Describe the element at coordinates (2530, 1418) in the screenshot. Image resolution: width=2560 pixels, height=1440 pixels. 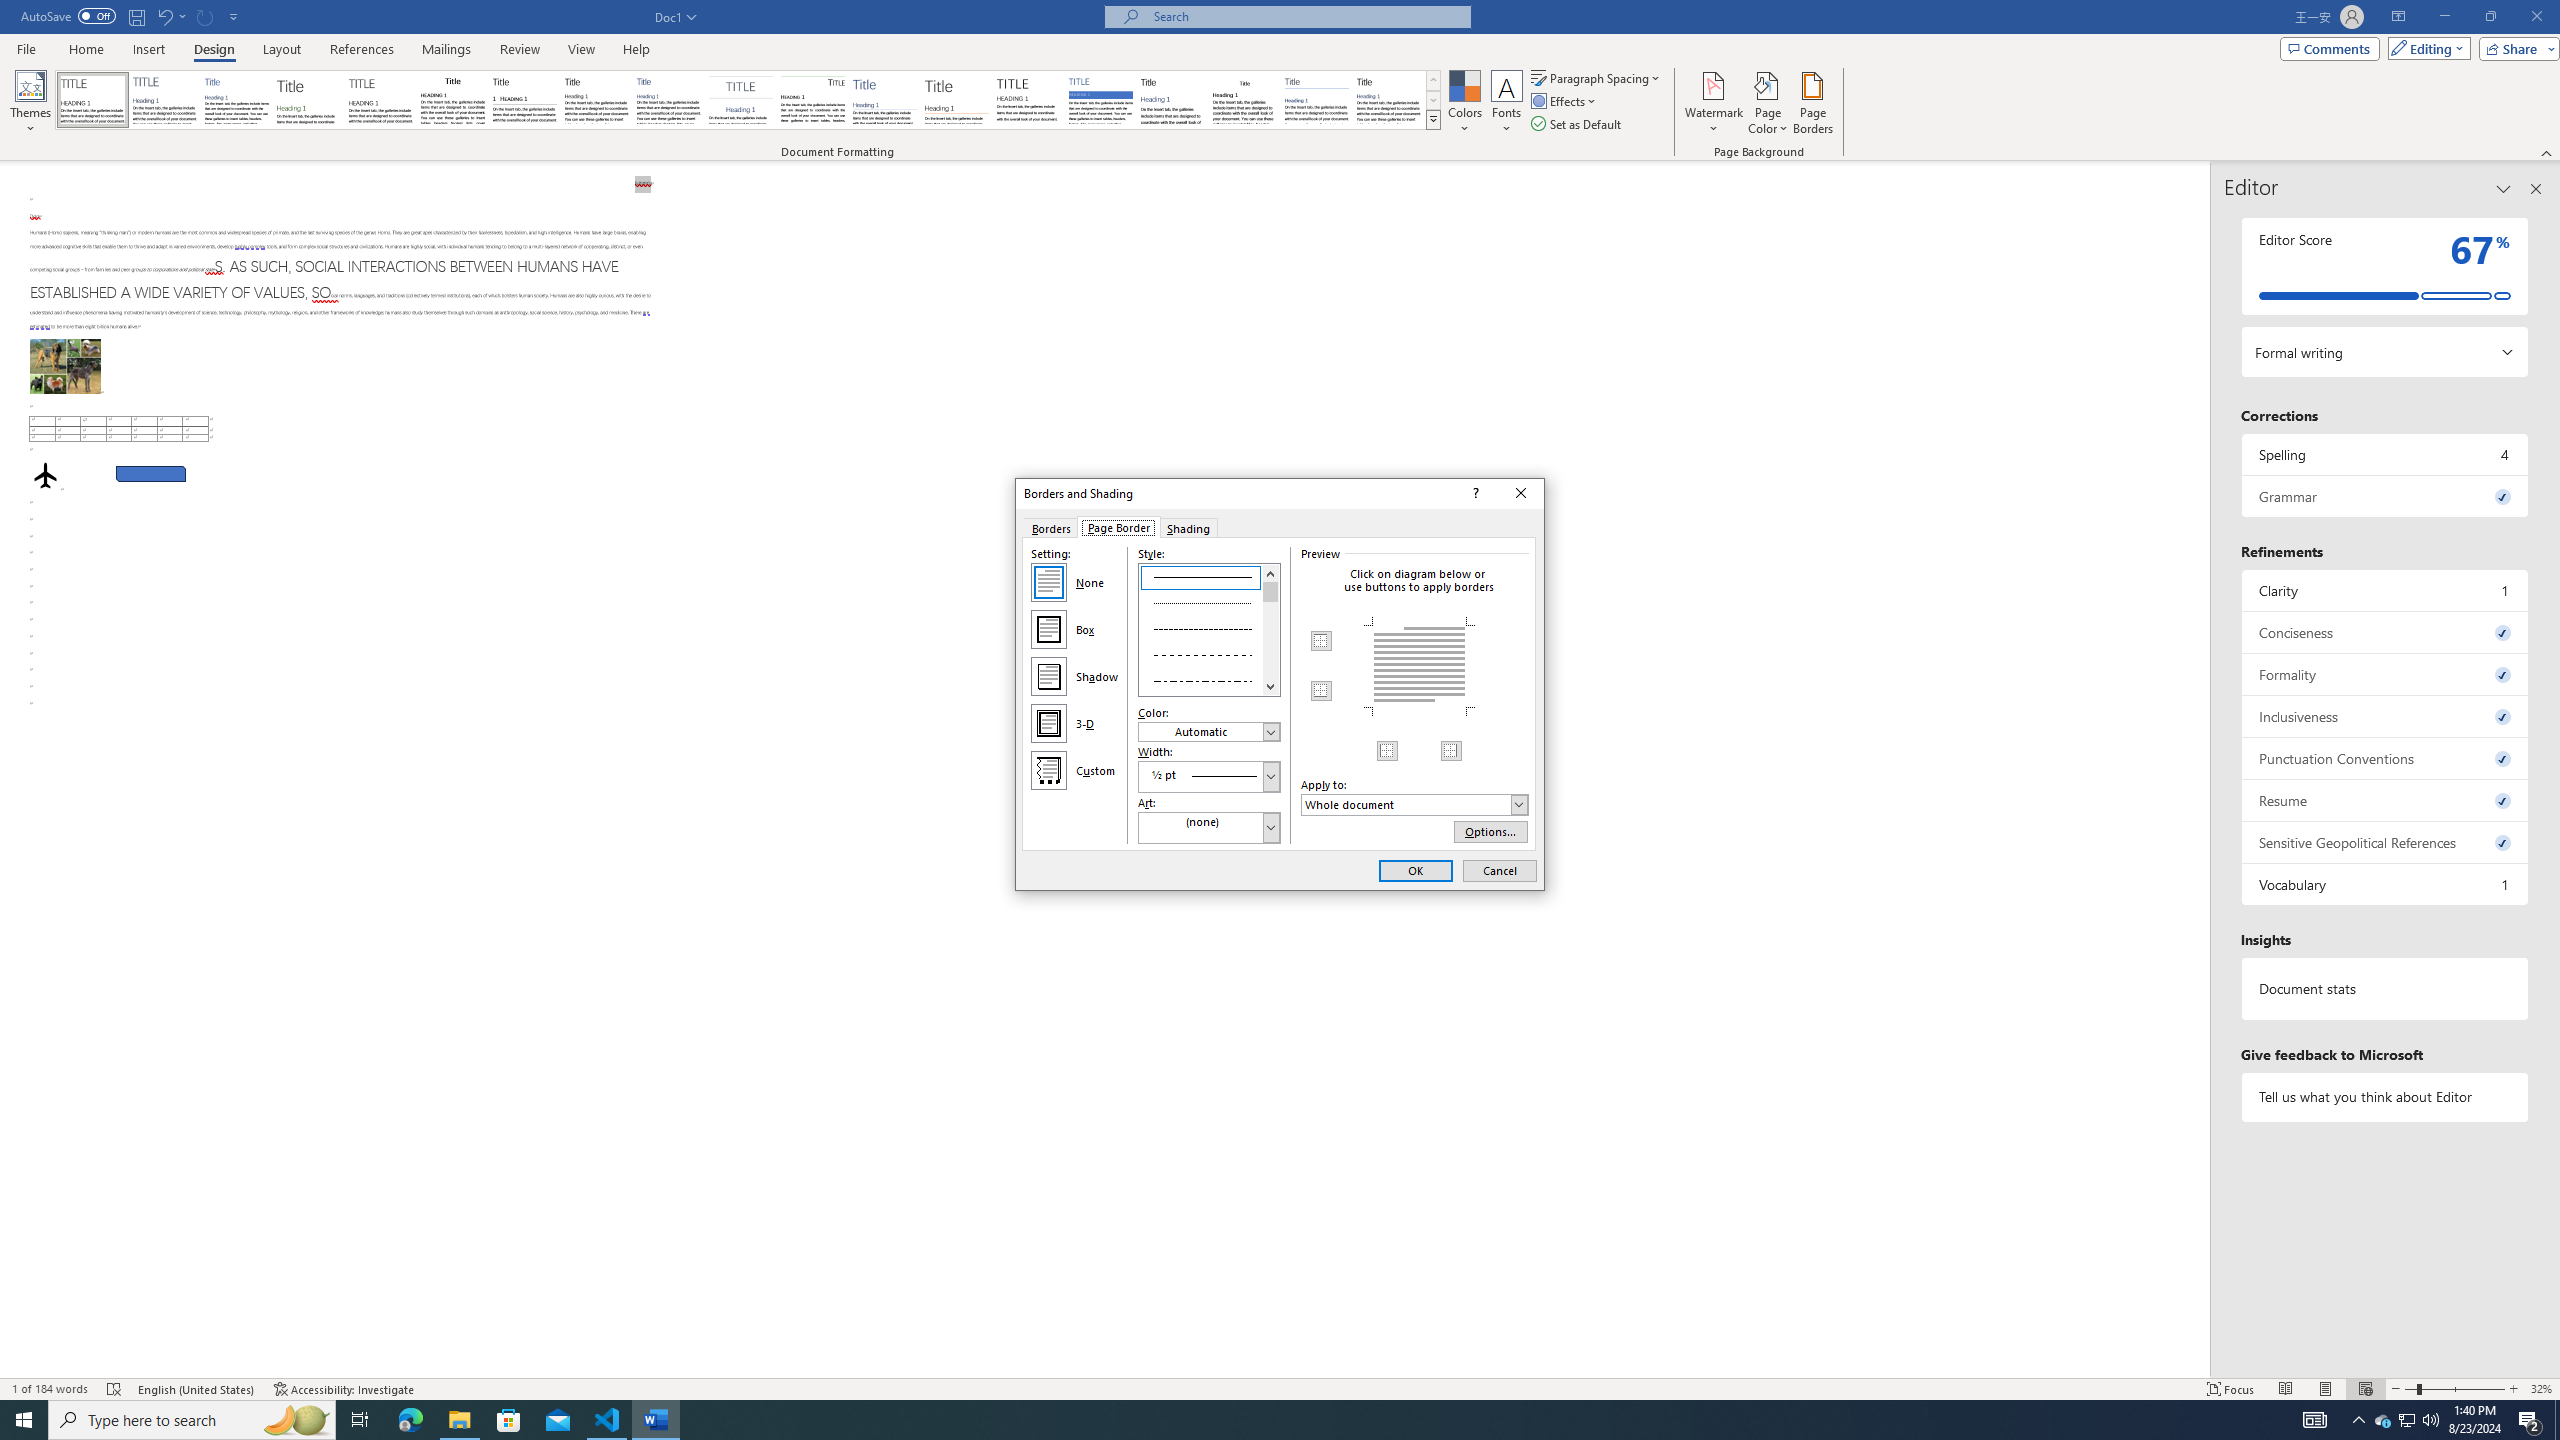
I see `'Action Center, 2 new notifications'` at that location.